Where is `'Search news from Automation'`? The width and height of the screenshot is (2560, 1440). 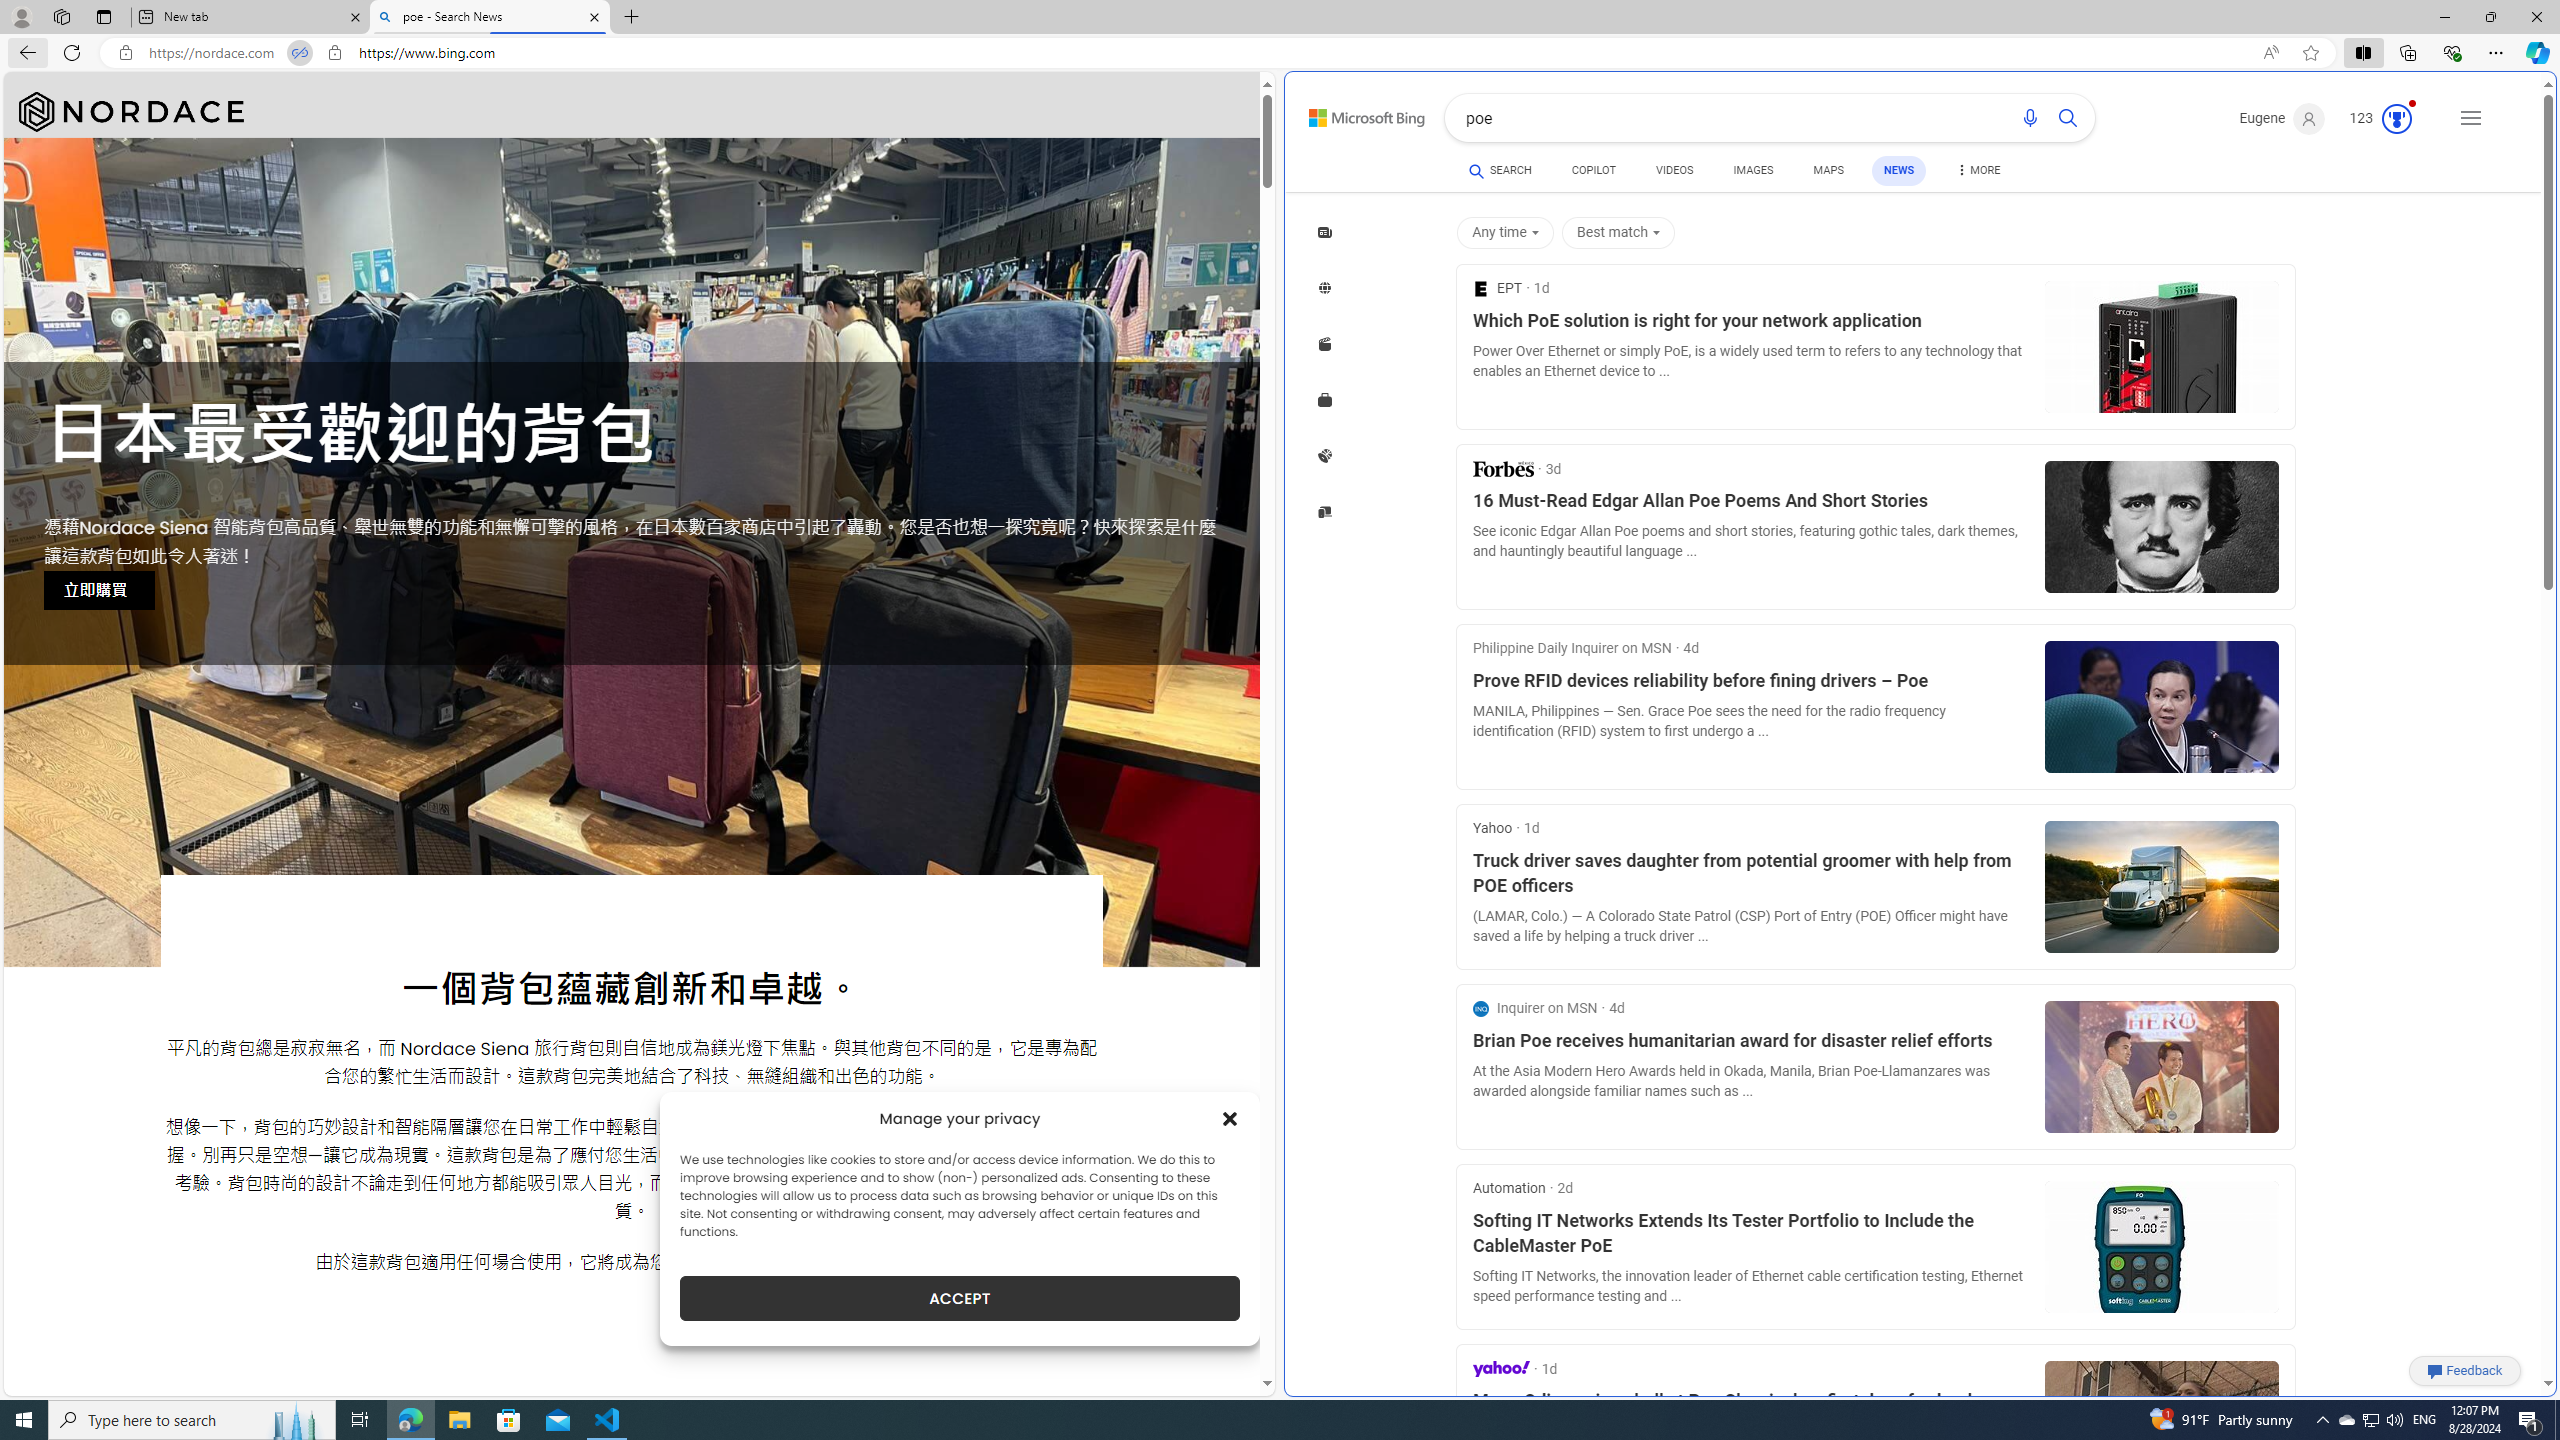 'Search news from Automation' is located at coordinates (1508, 1187).